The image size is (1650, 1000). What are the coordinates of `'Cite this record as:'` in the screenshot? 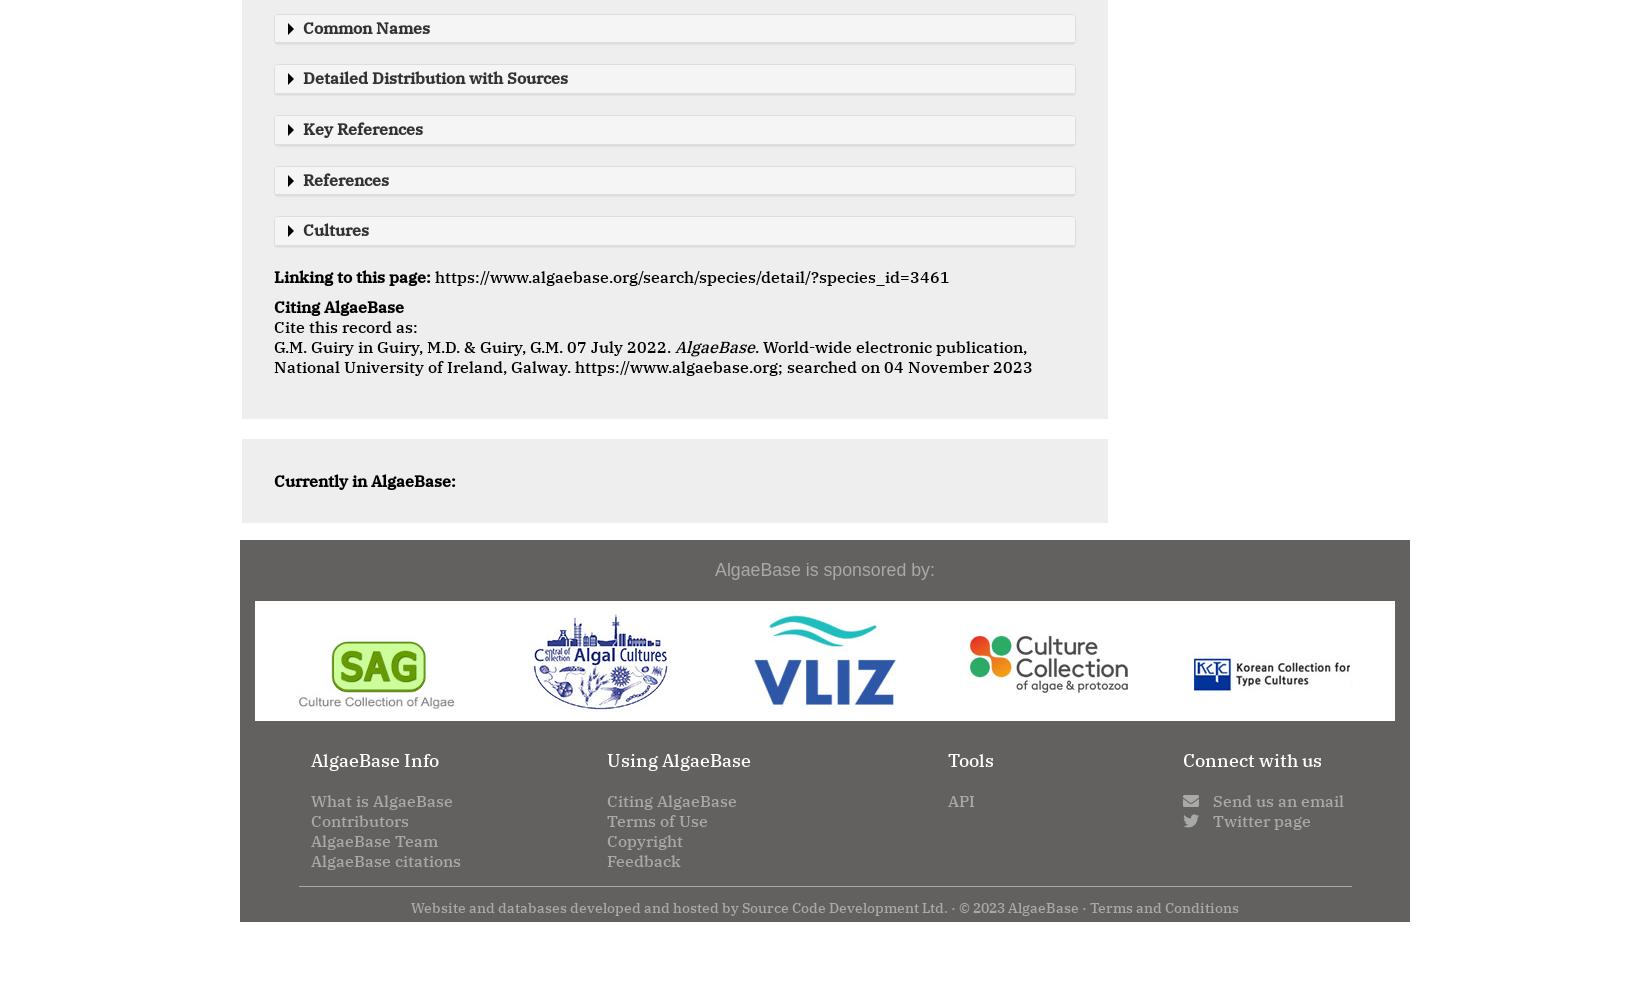 It's located at (346, 325).